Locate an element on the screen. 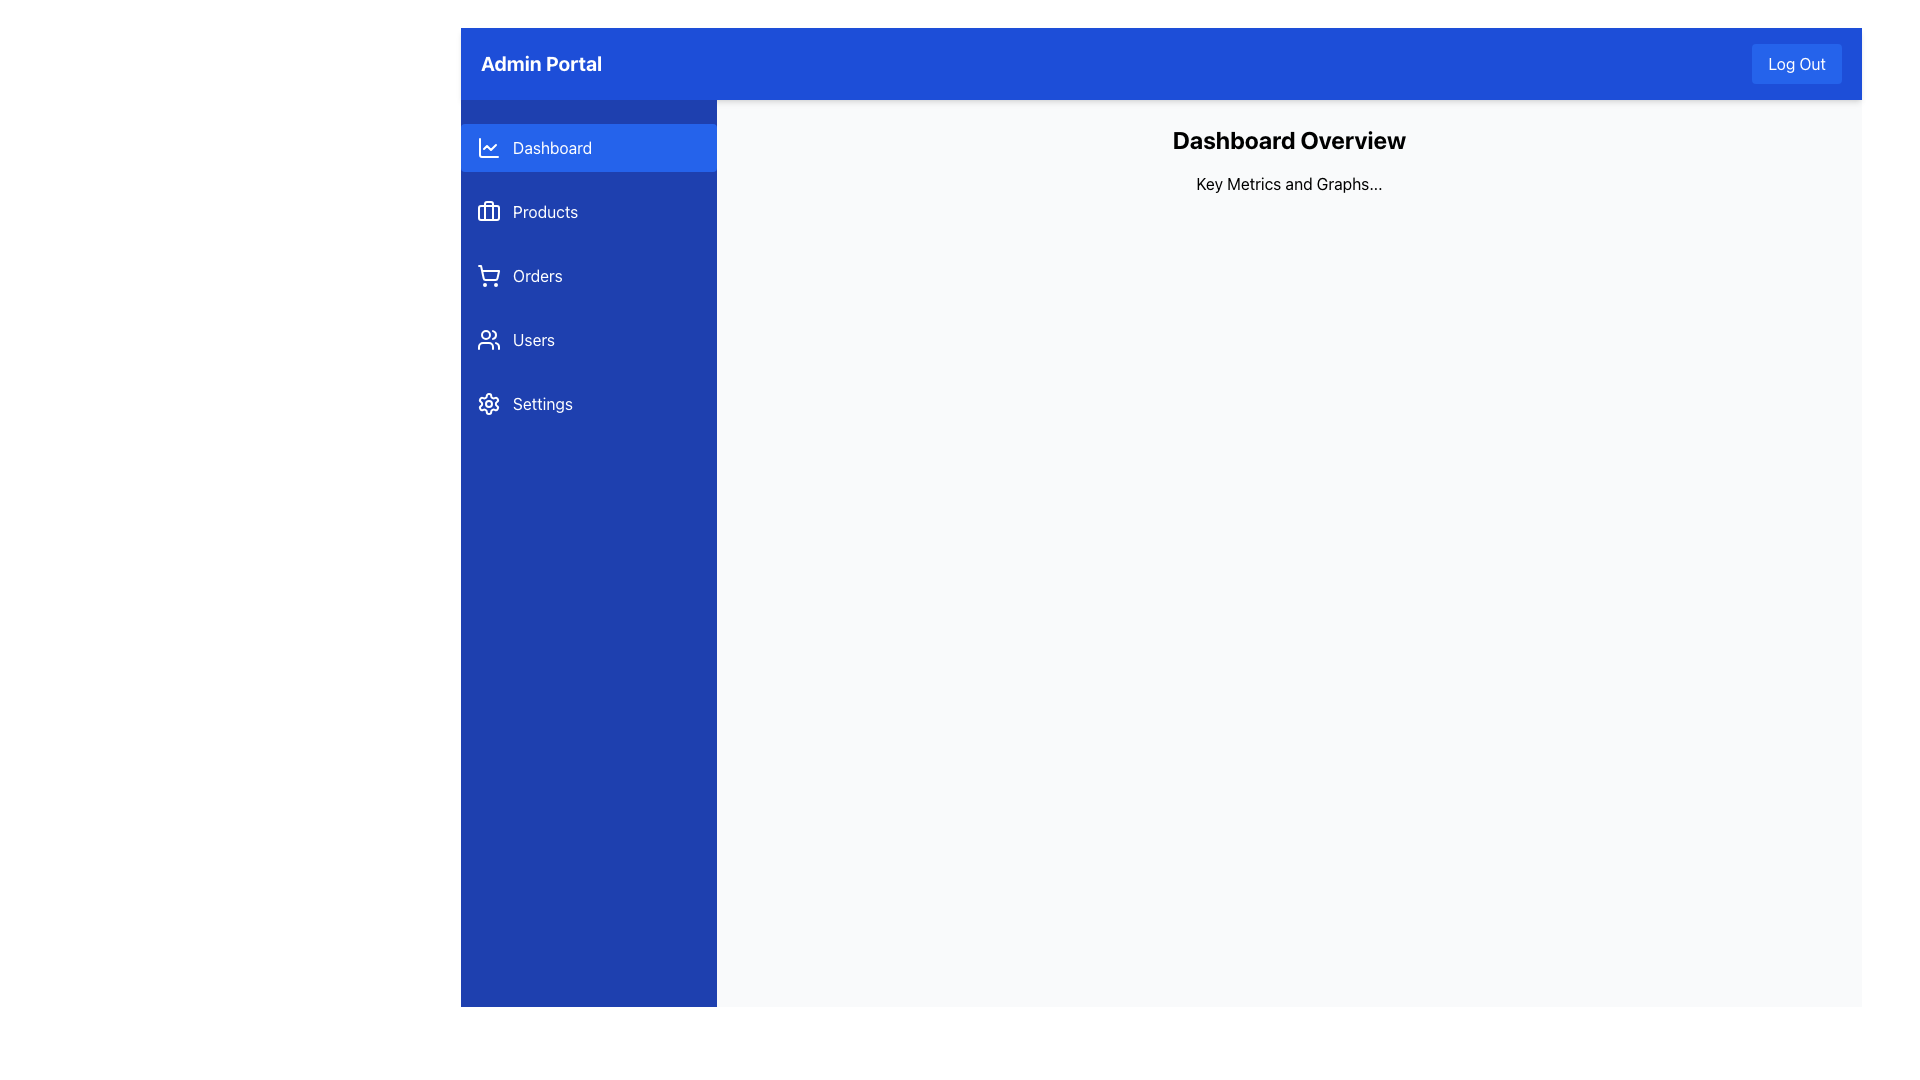 The image size is (1920, 1080). the bold text label 'Dashboard Overview' located at the top of the main content area, beneath the blue navigation bar is located at coordinates (1289, 138).